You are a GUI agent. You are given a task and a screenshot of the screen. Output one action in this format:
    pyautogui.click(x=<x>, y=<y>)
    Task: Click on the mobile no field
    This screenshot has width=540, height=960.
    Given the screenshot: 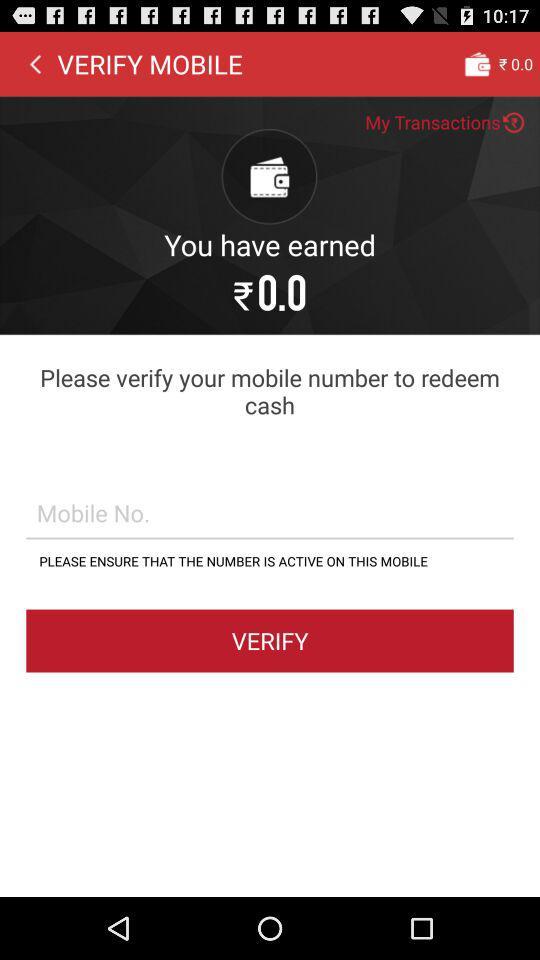 What is the action you would take?
    pyautogui.click(x=270, y=511)
    